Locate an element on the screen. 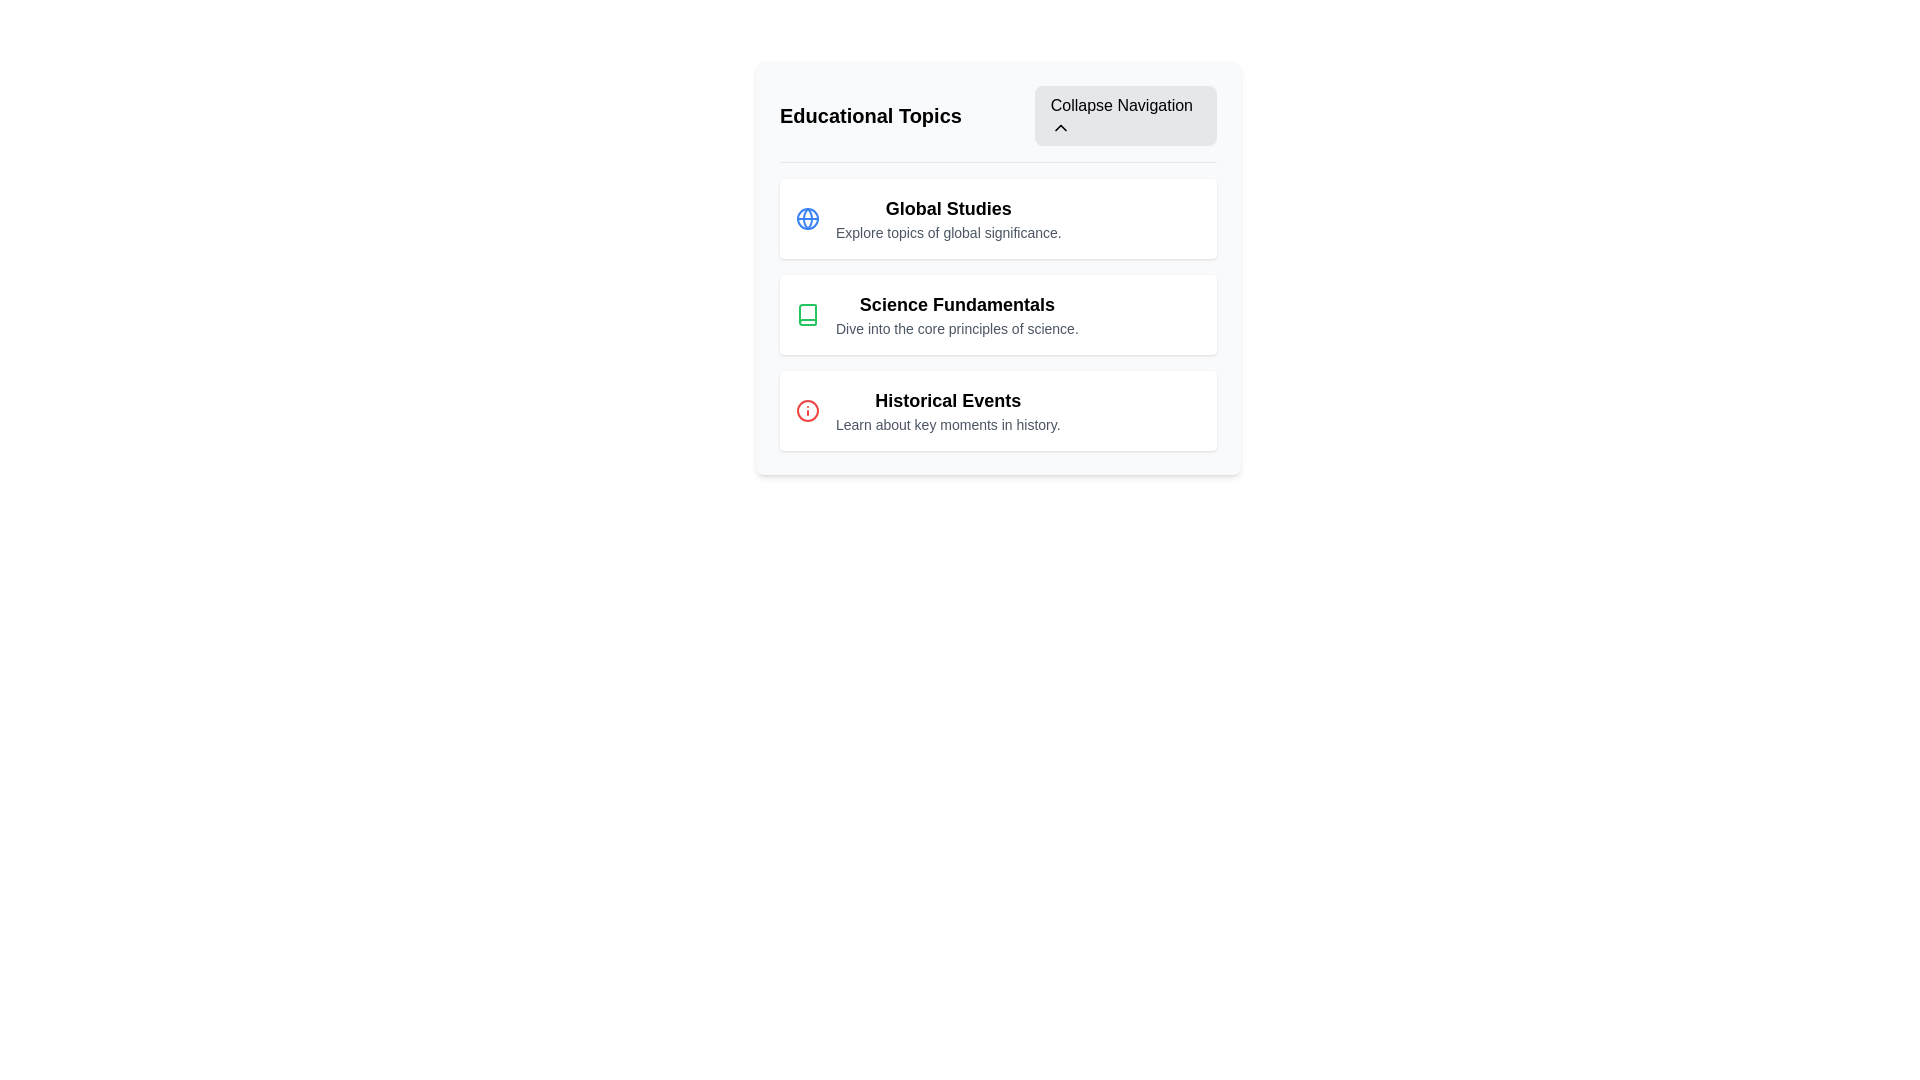  the blue stroke circular shape that is the central part of the globe icon in the 'Global Studies' section, located directly to the left of the 'Global Studies' text is located at coordinates (807, 219).